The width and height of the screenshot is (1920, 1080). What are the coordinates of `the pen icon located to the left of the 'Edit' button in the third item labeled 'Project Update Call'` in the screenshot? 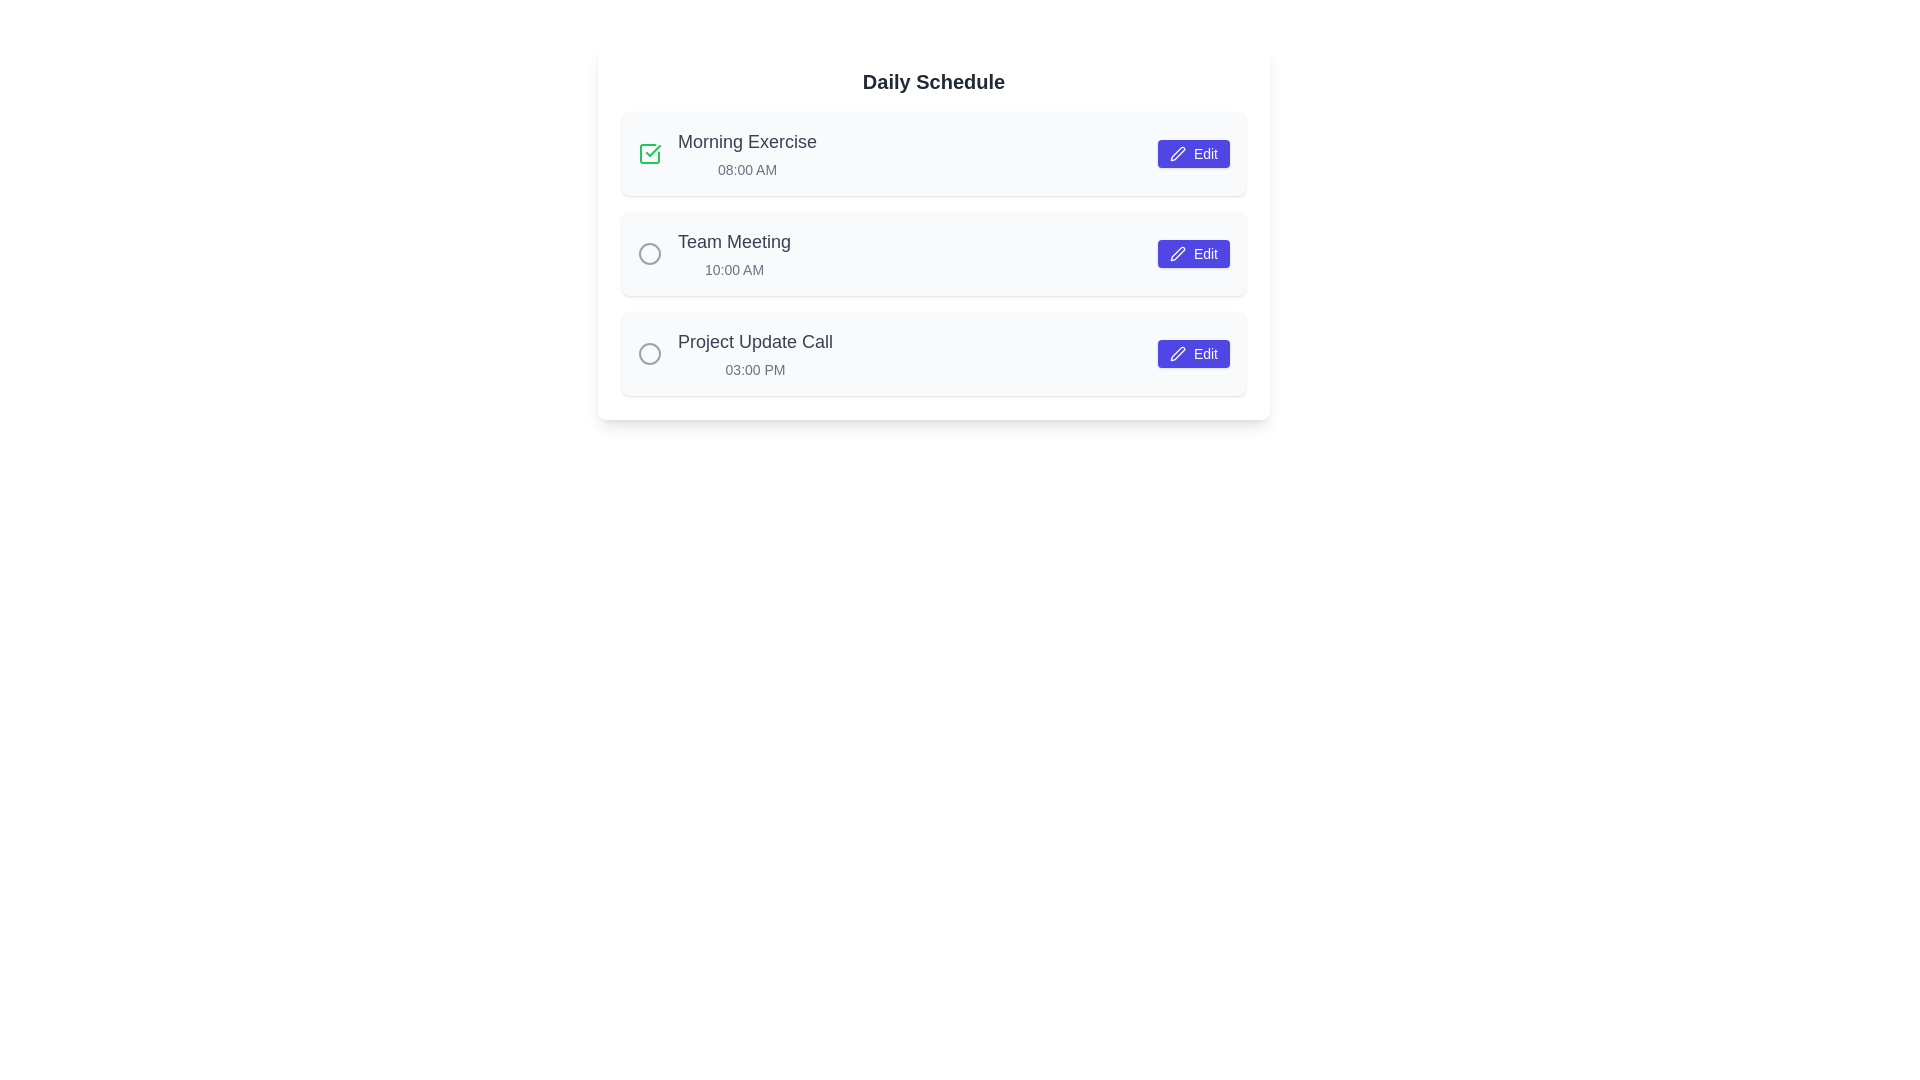 It's located at (1177, 353).